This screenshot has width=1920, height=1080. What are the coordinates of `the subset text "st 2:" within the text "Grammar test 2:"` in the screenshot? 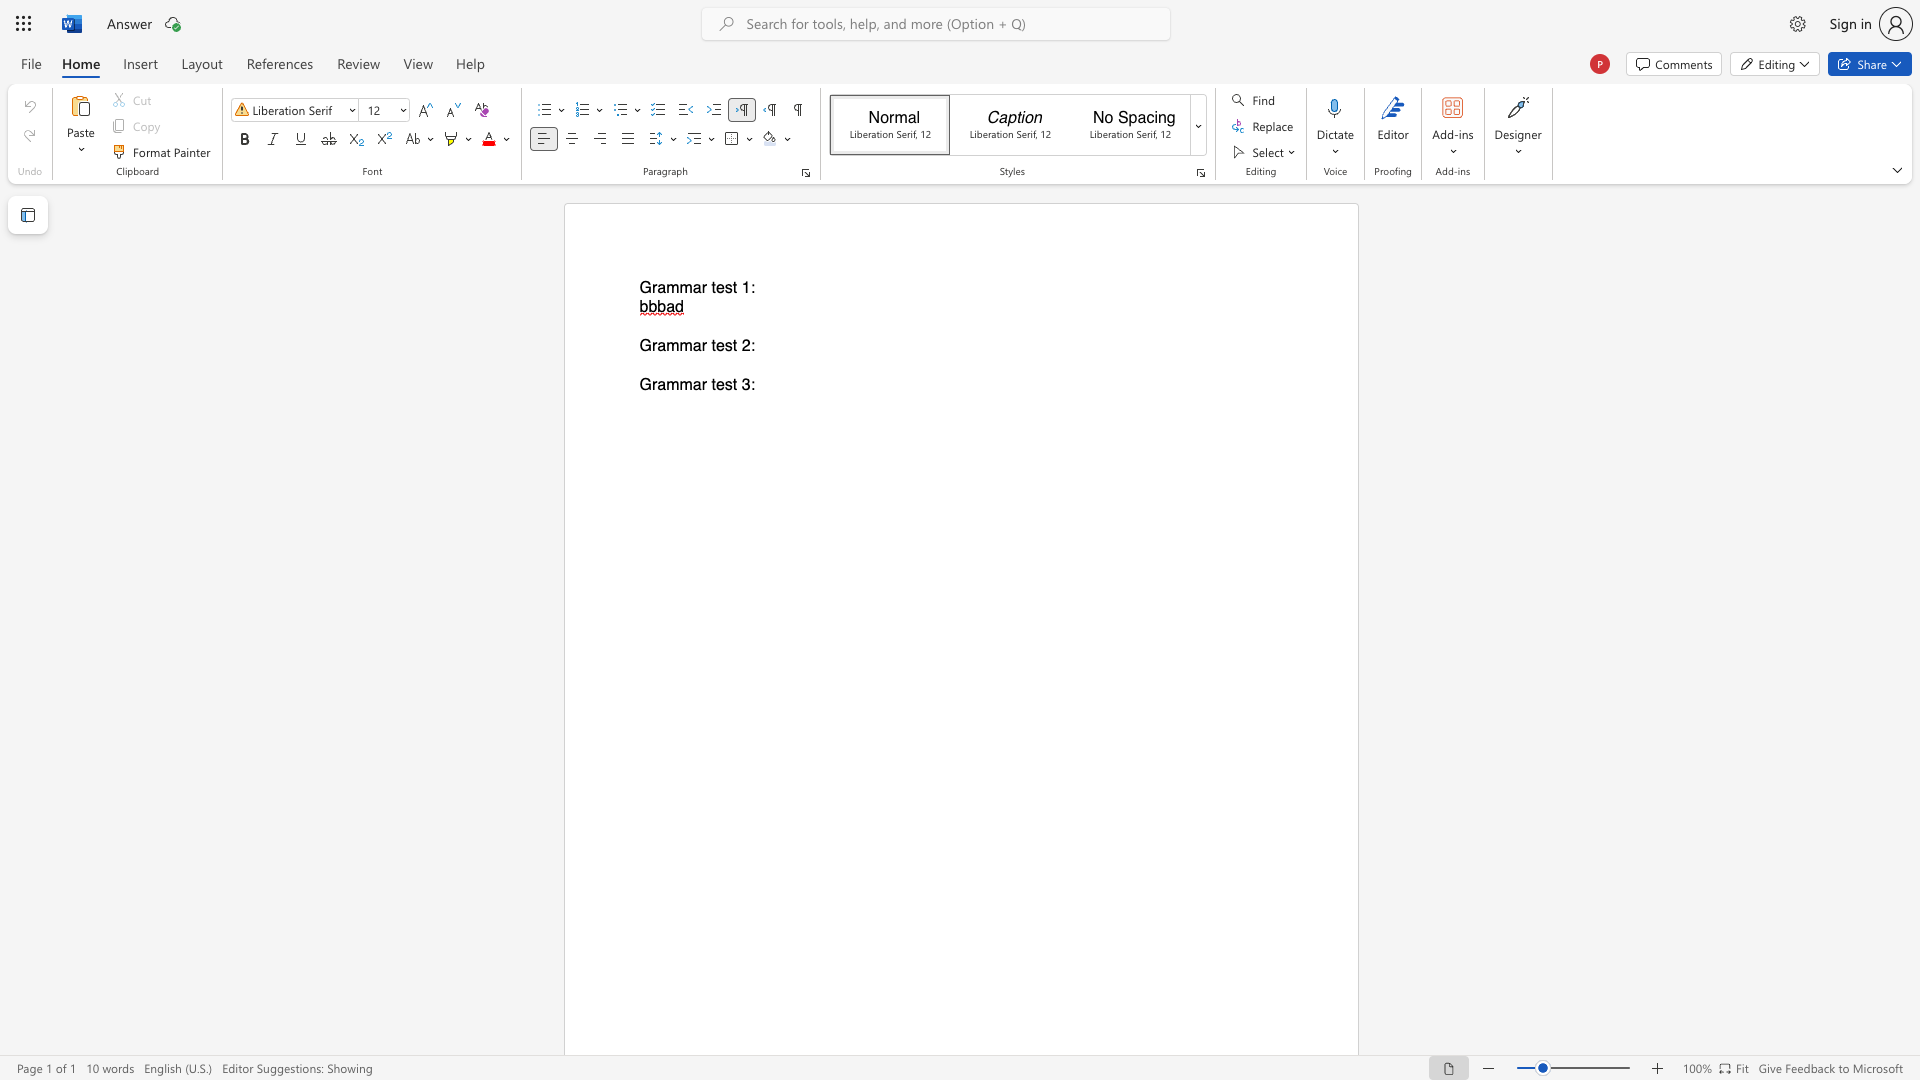 It's located at (723, 345).